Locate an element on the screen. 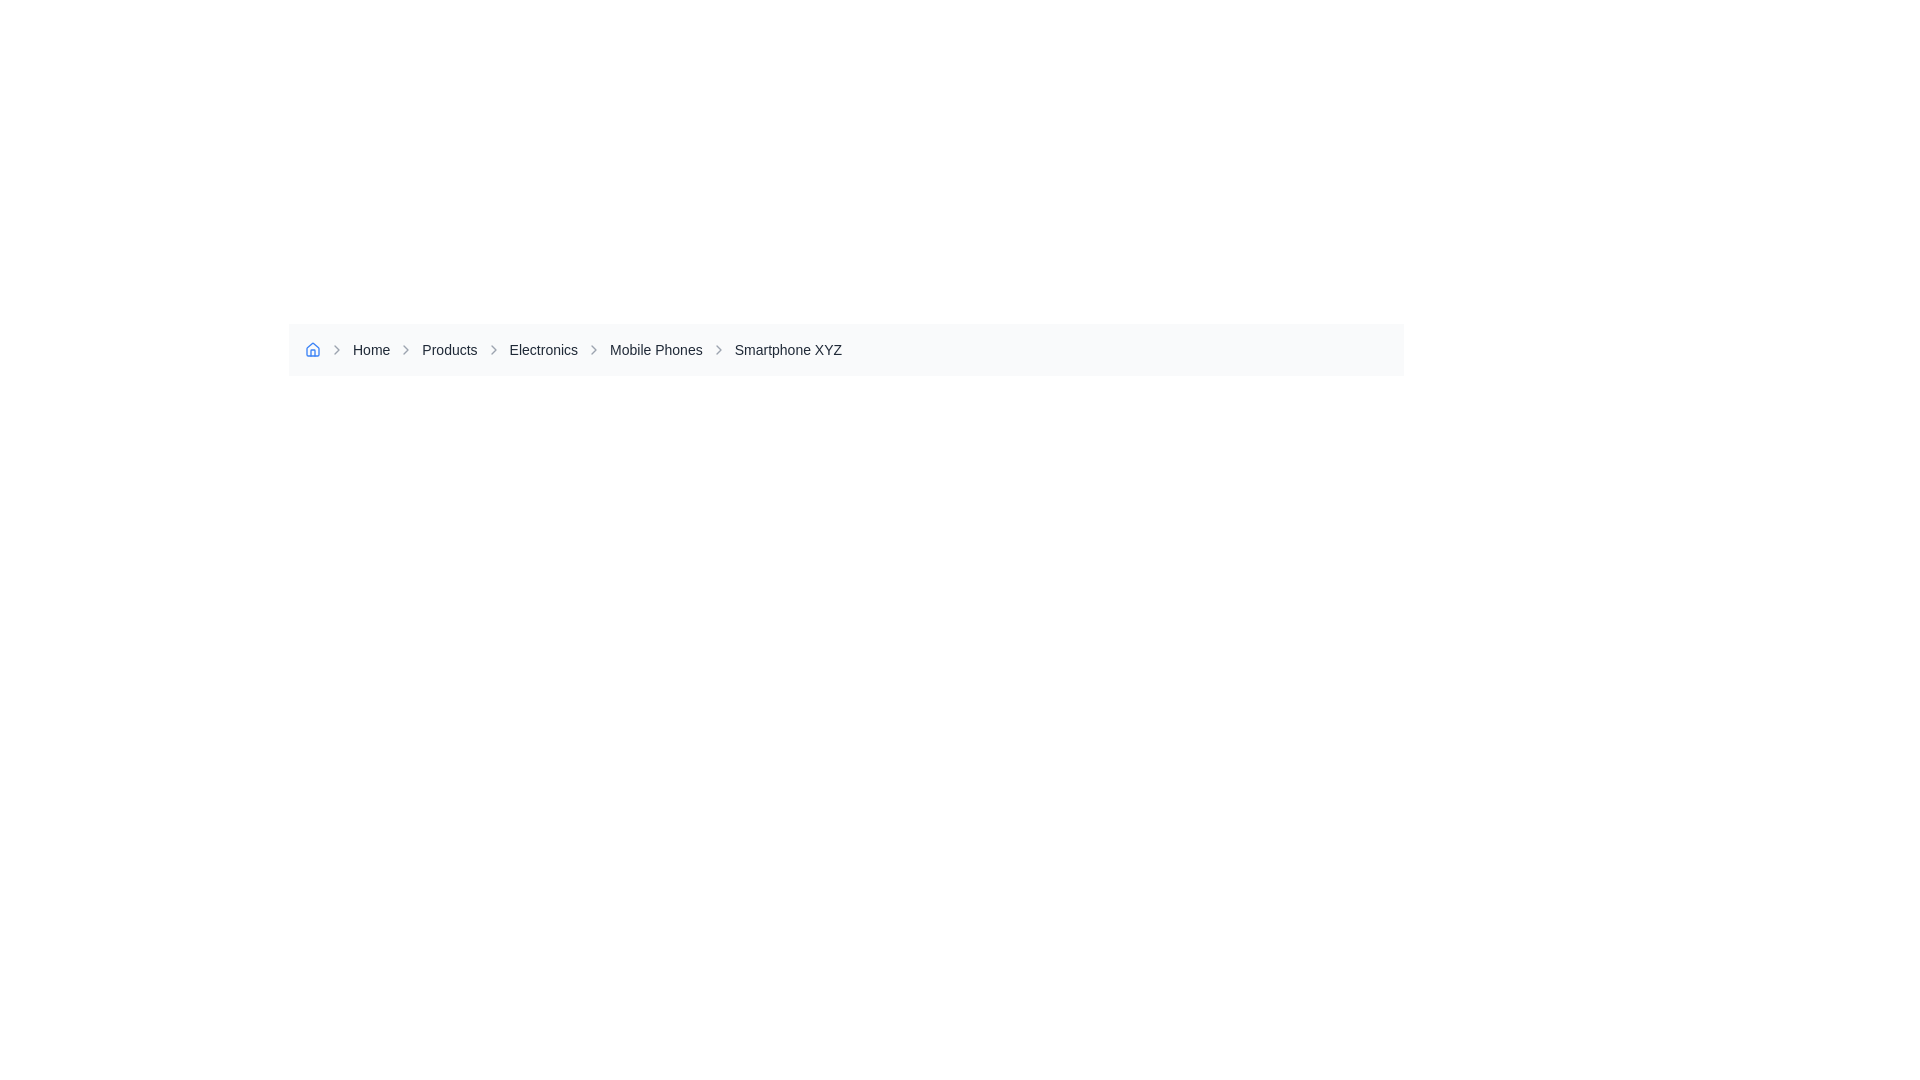 The image size is (1920, 1080). the visual separator icon in the breadcrumb navigation interface located immediately to the left of the text 'Electronics', indicating the division between levels of hierarchy is located at coordinates (493, 349).